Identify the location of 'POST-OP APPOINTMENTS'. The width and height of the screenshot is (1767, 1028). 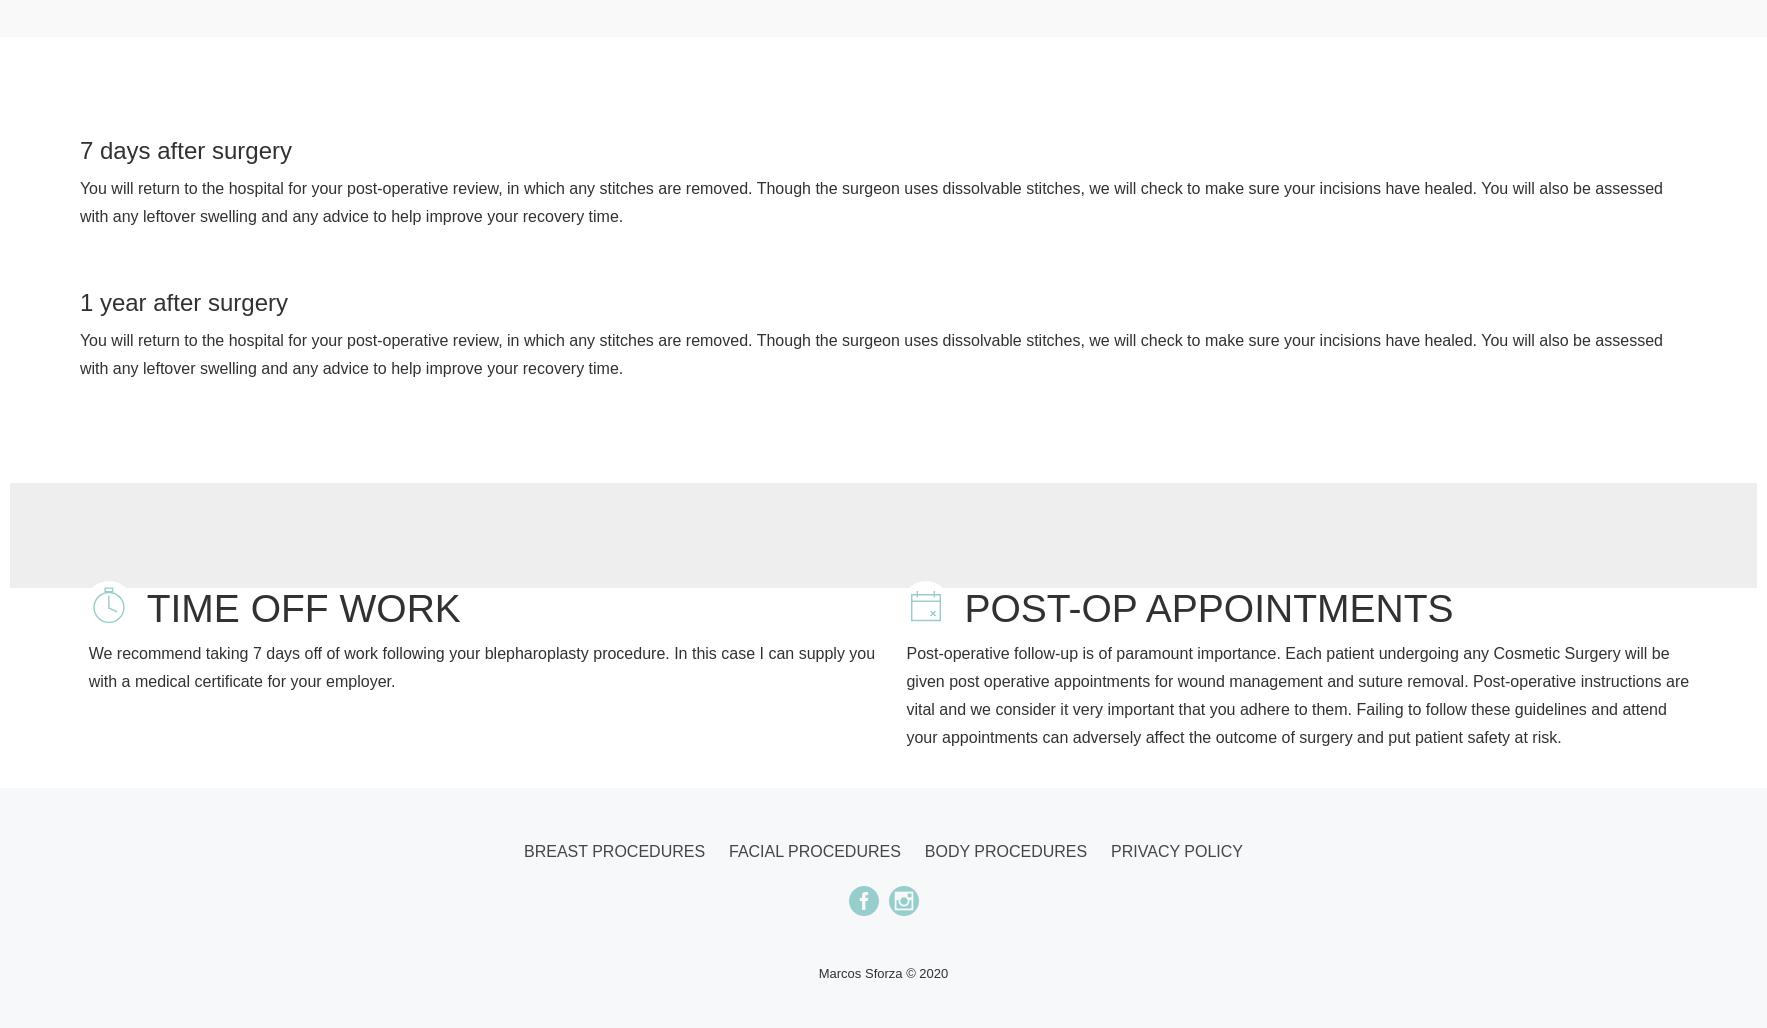
(1207, 607).